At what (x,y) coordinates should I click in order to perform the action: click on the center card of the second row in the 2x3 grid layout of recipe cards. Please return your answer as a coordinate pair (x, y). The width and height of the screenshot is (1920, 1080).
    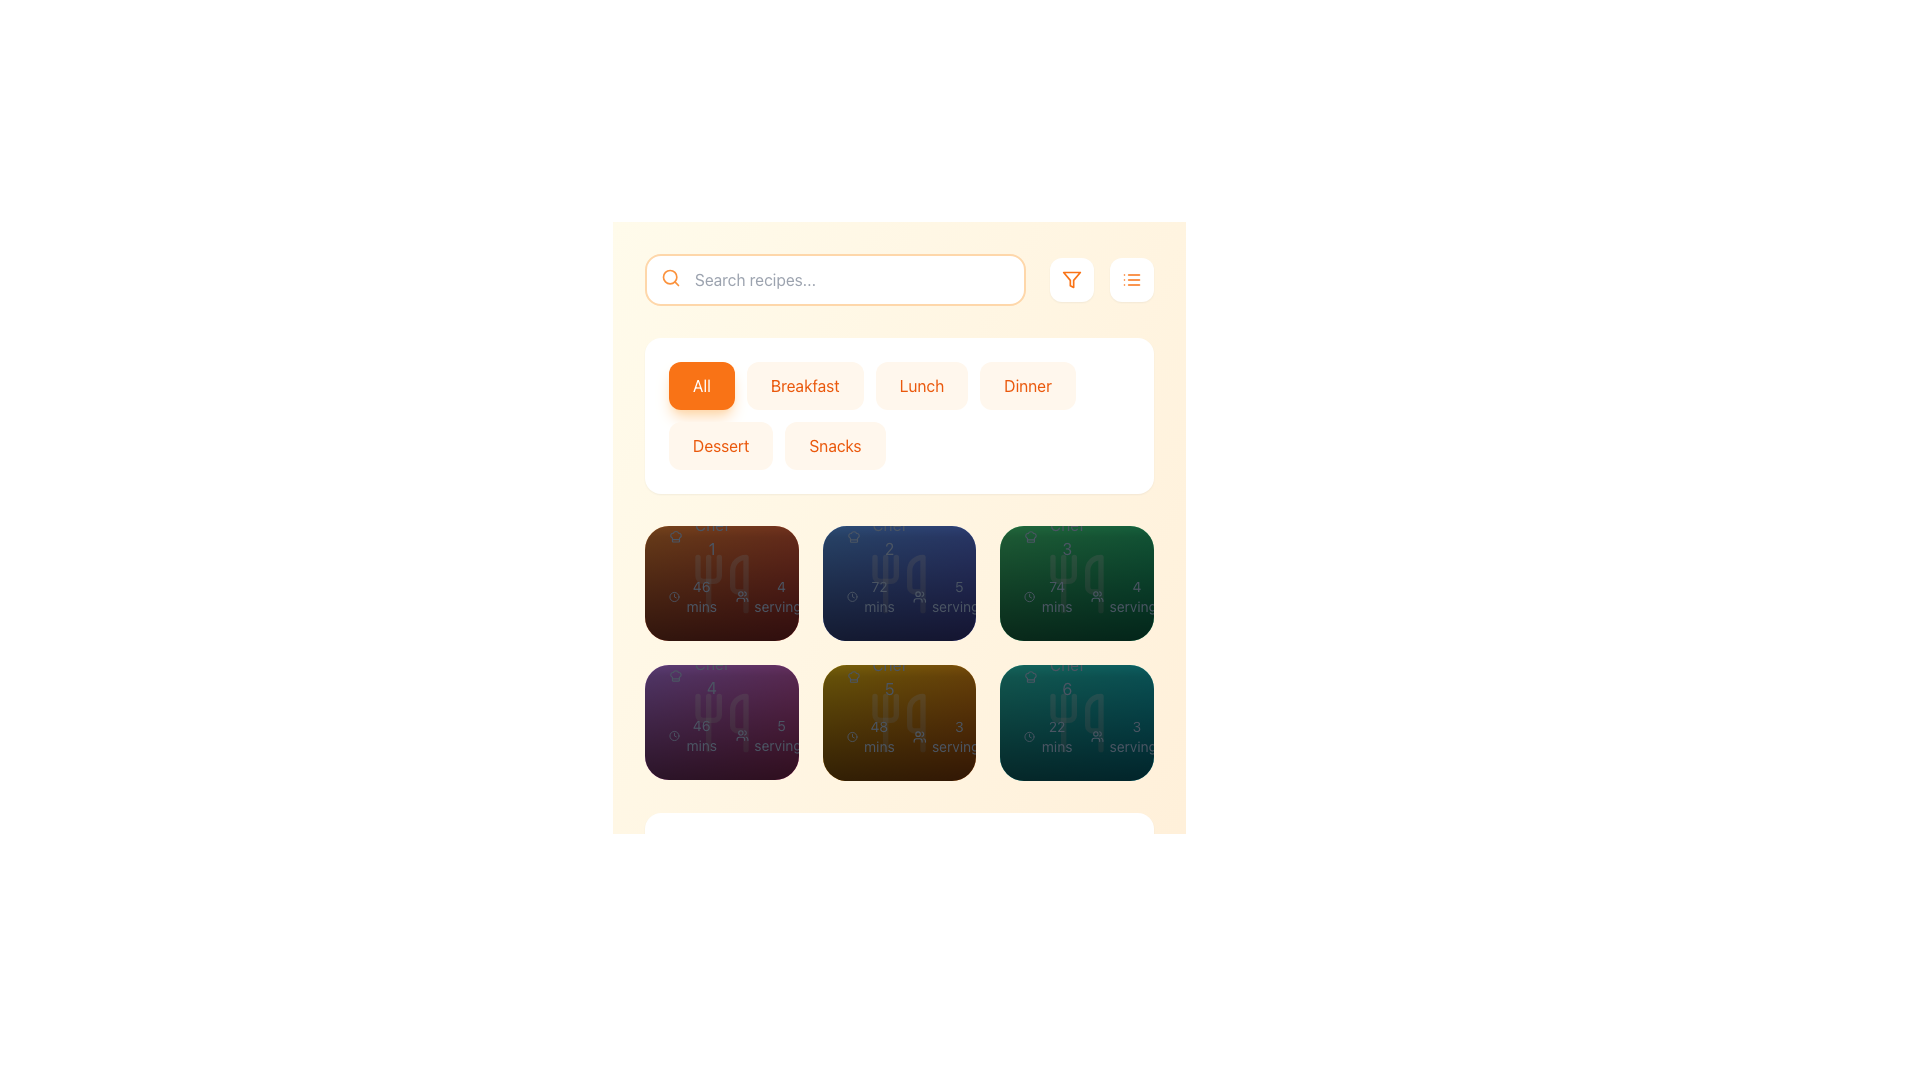
    Looking at the image, I should click on (898, 653).